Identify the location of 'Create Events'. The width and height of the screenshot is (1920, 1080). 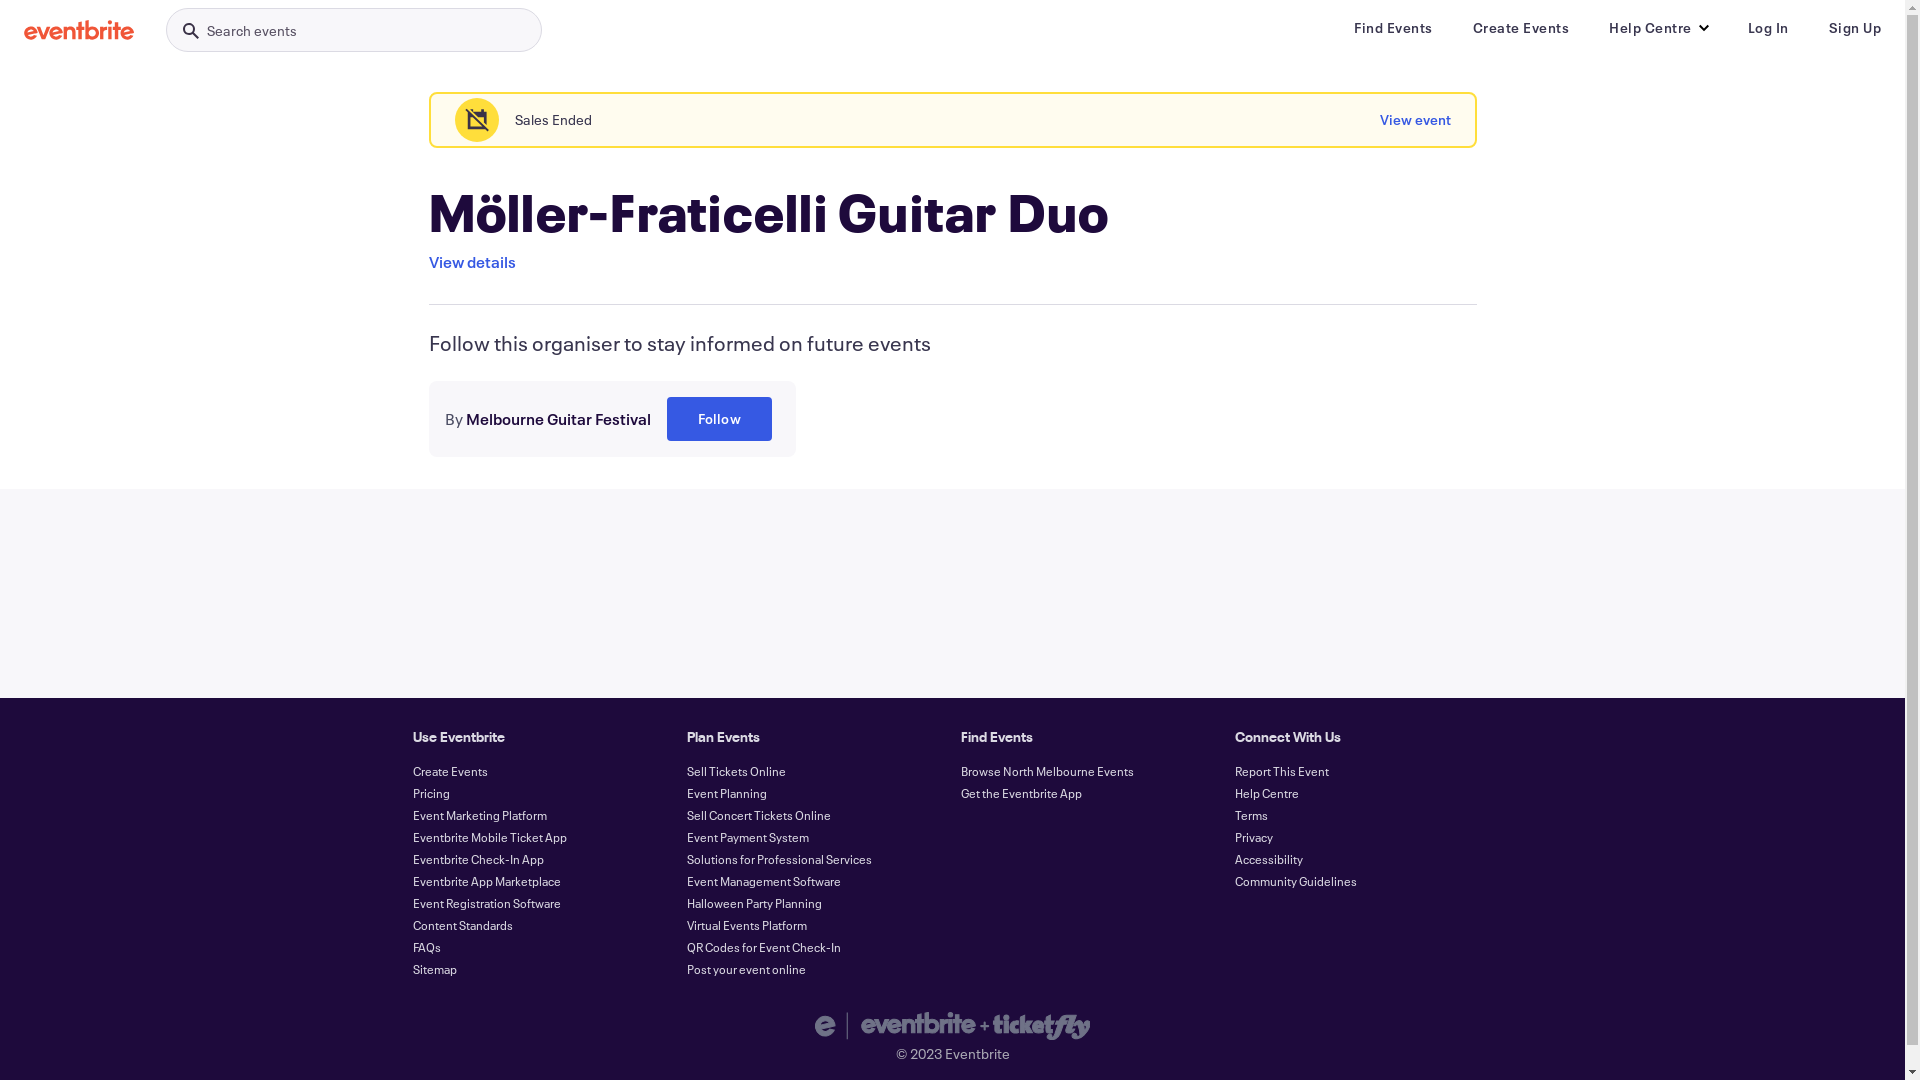
(1520, 27).